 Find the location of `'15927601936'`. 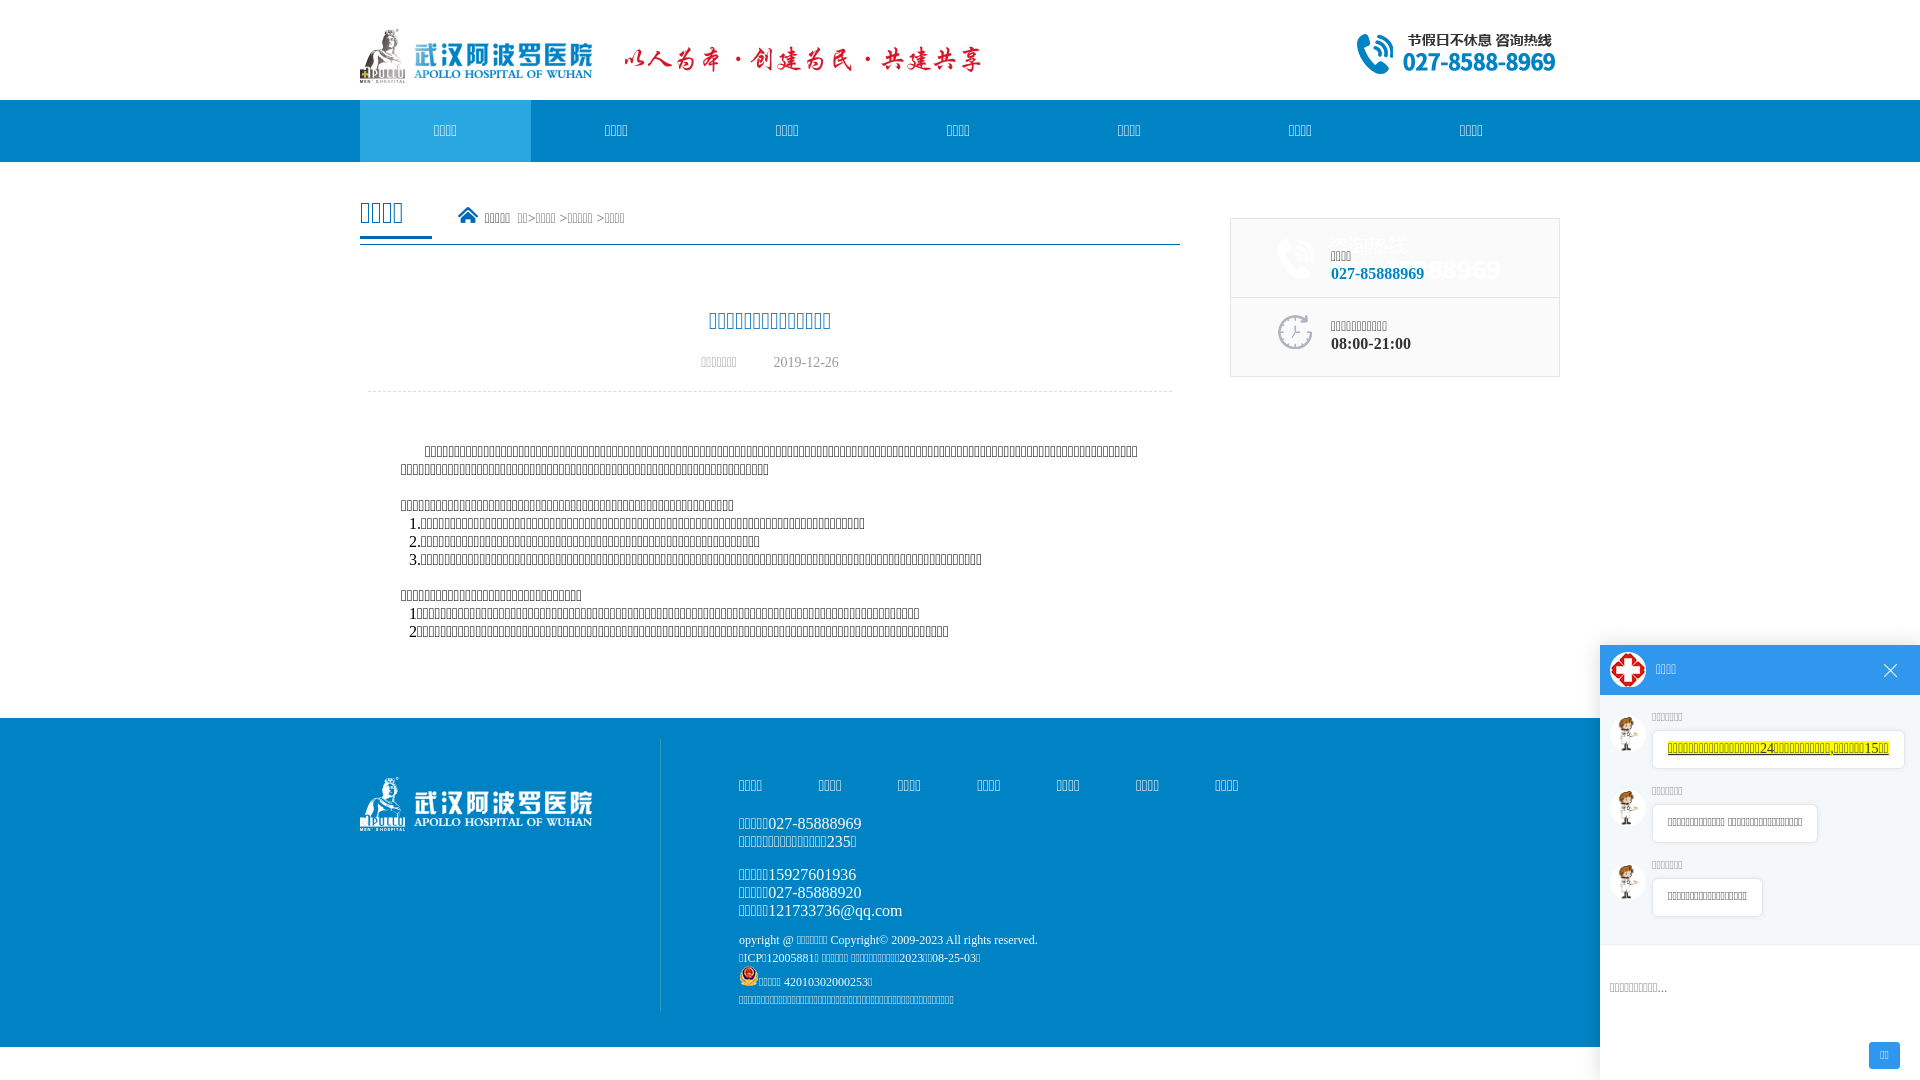

'15927601936' is located at coordinates (811, 873).